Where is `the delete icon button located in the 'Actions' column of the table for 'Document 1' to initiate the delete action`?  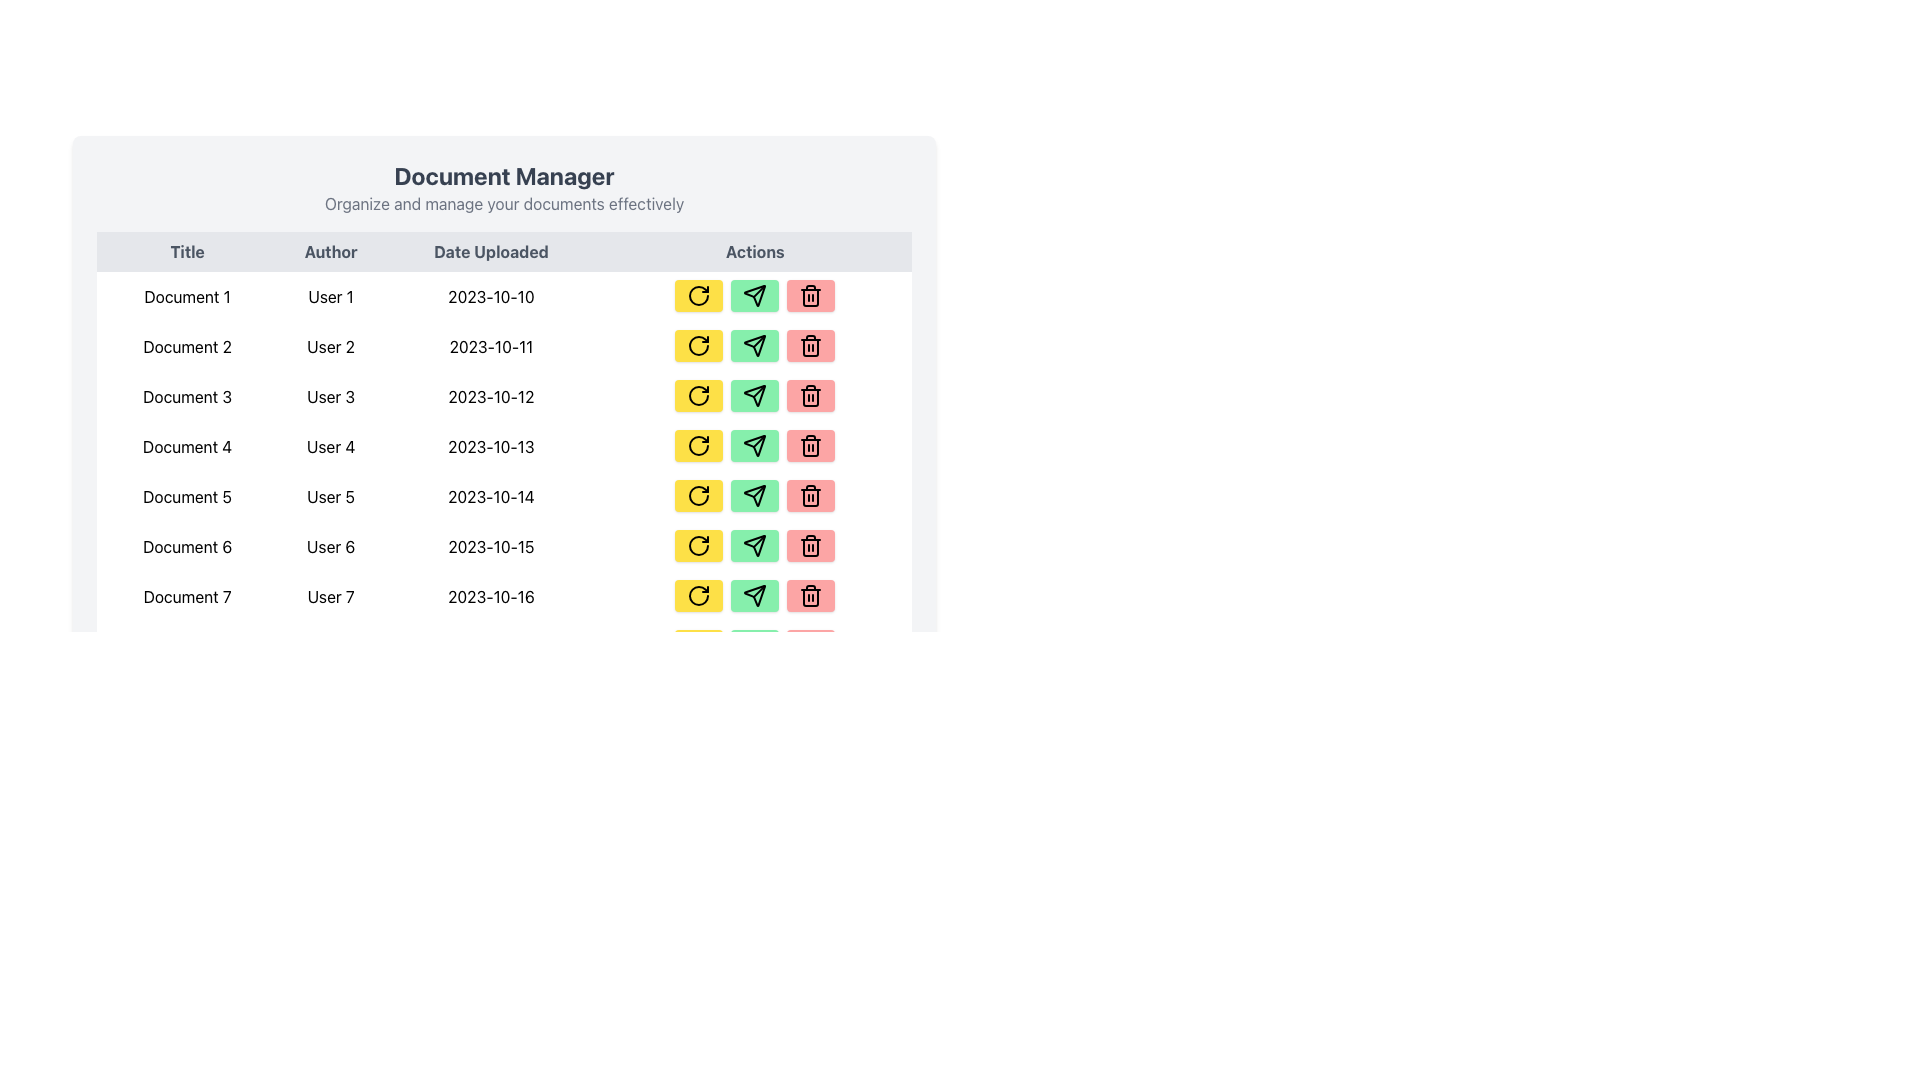
the delete icon button located in the 'Actions' column of the table for 'Document 1' to initiate the delete action is located at coordinates (811, 296).